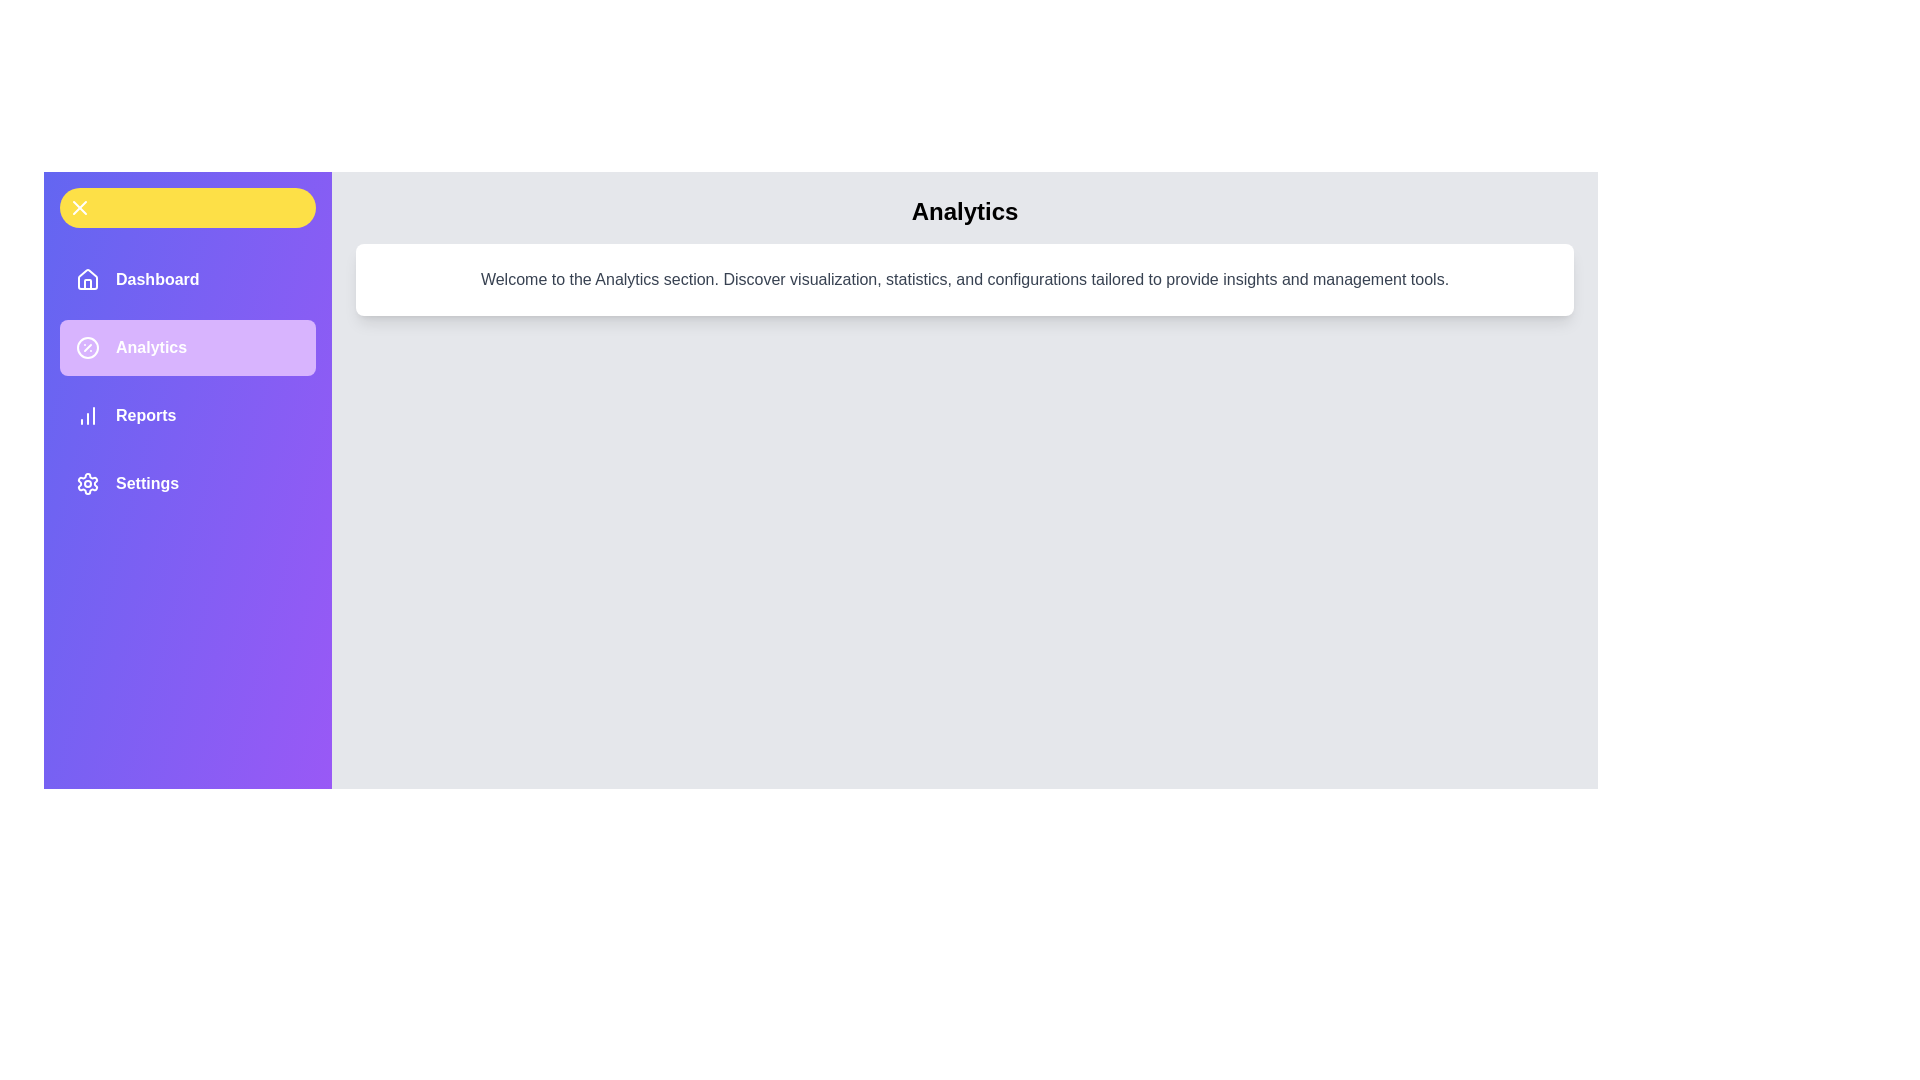 Image resolution: width=1920 pixels, height=1080 pixels. I want to click on the menu item labeled Reports to navigate to the corresponding section, so click(187, 415).